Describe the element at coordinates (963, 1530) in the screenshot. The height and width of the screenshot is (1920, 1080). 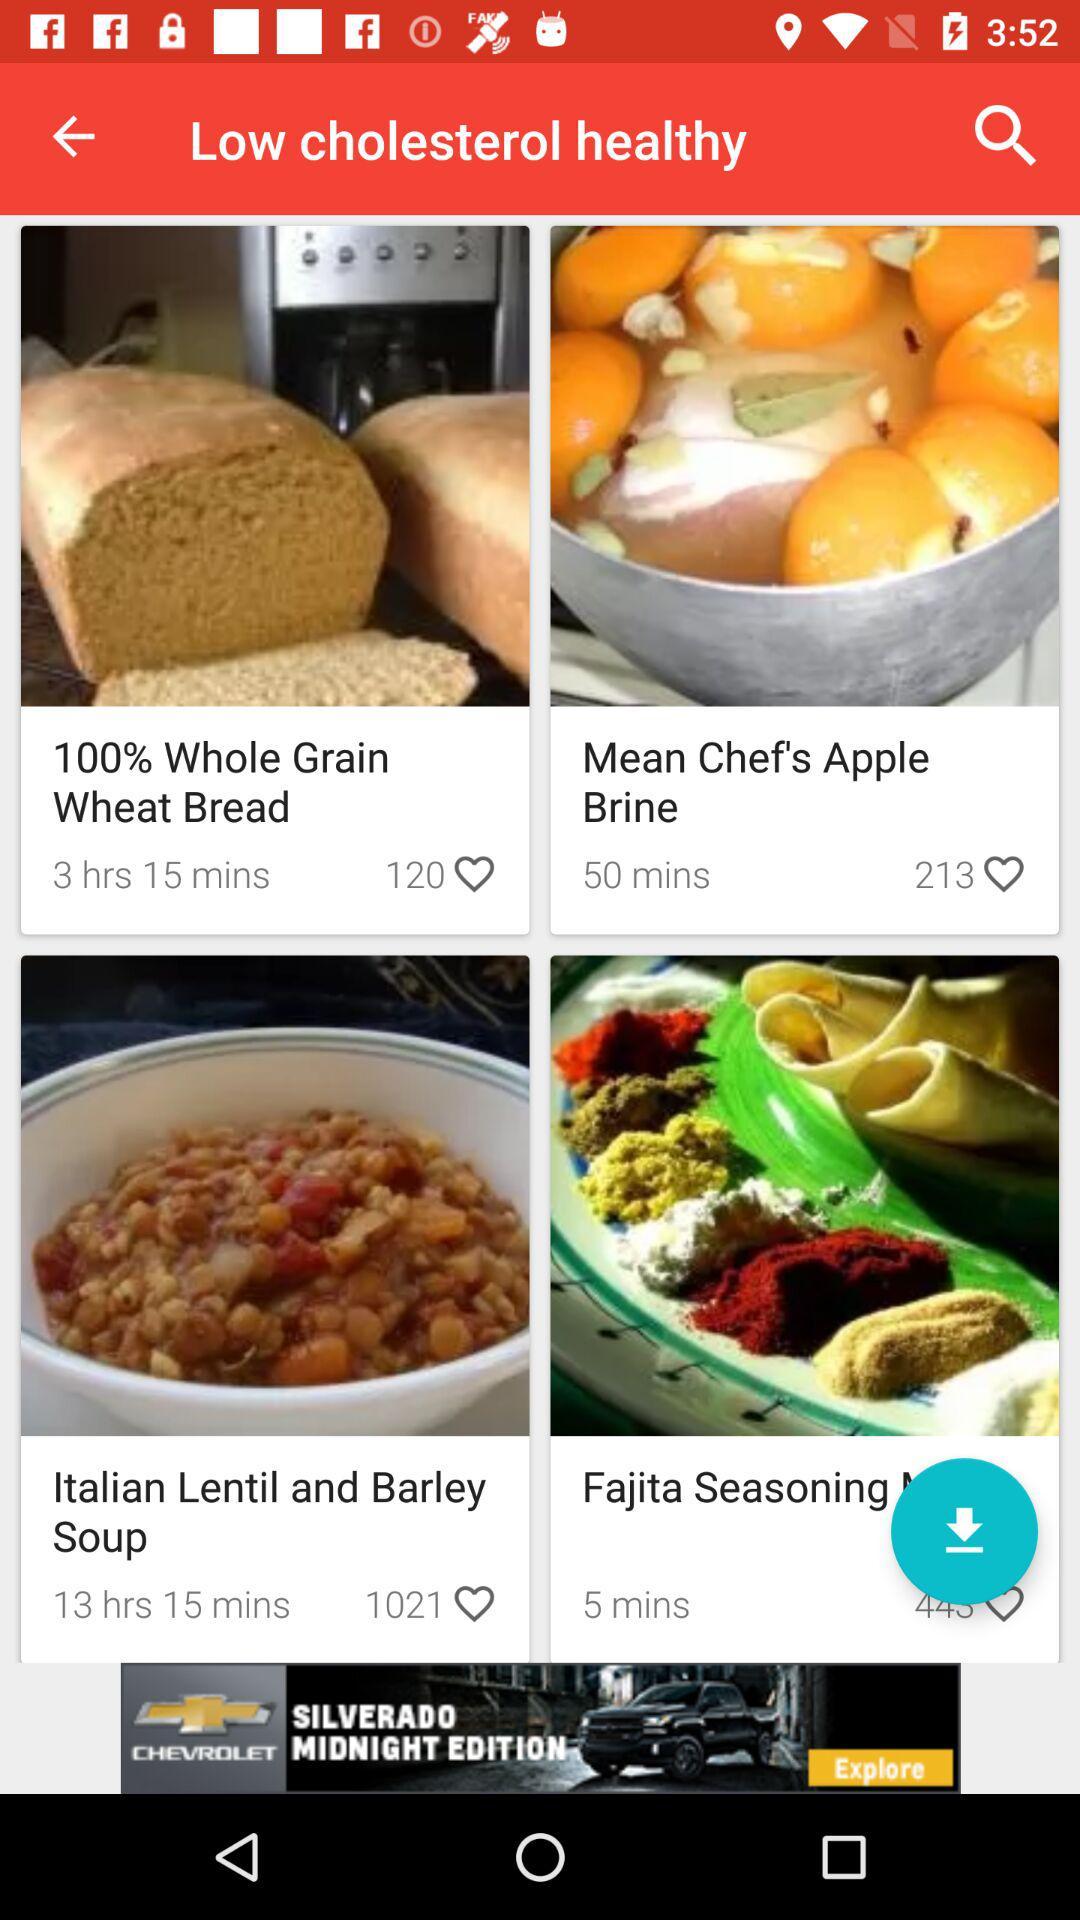
I see `dounload option` at that location.